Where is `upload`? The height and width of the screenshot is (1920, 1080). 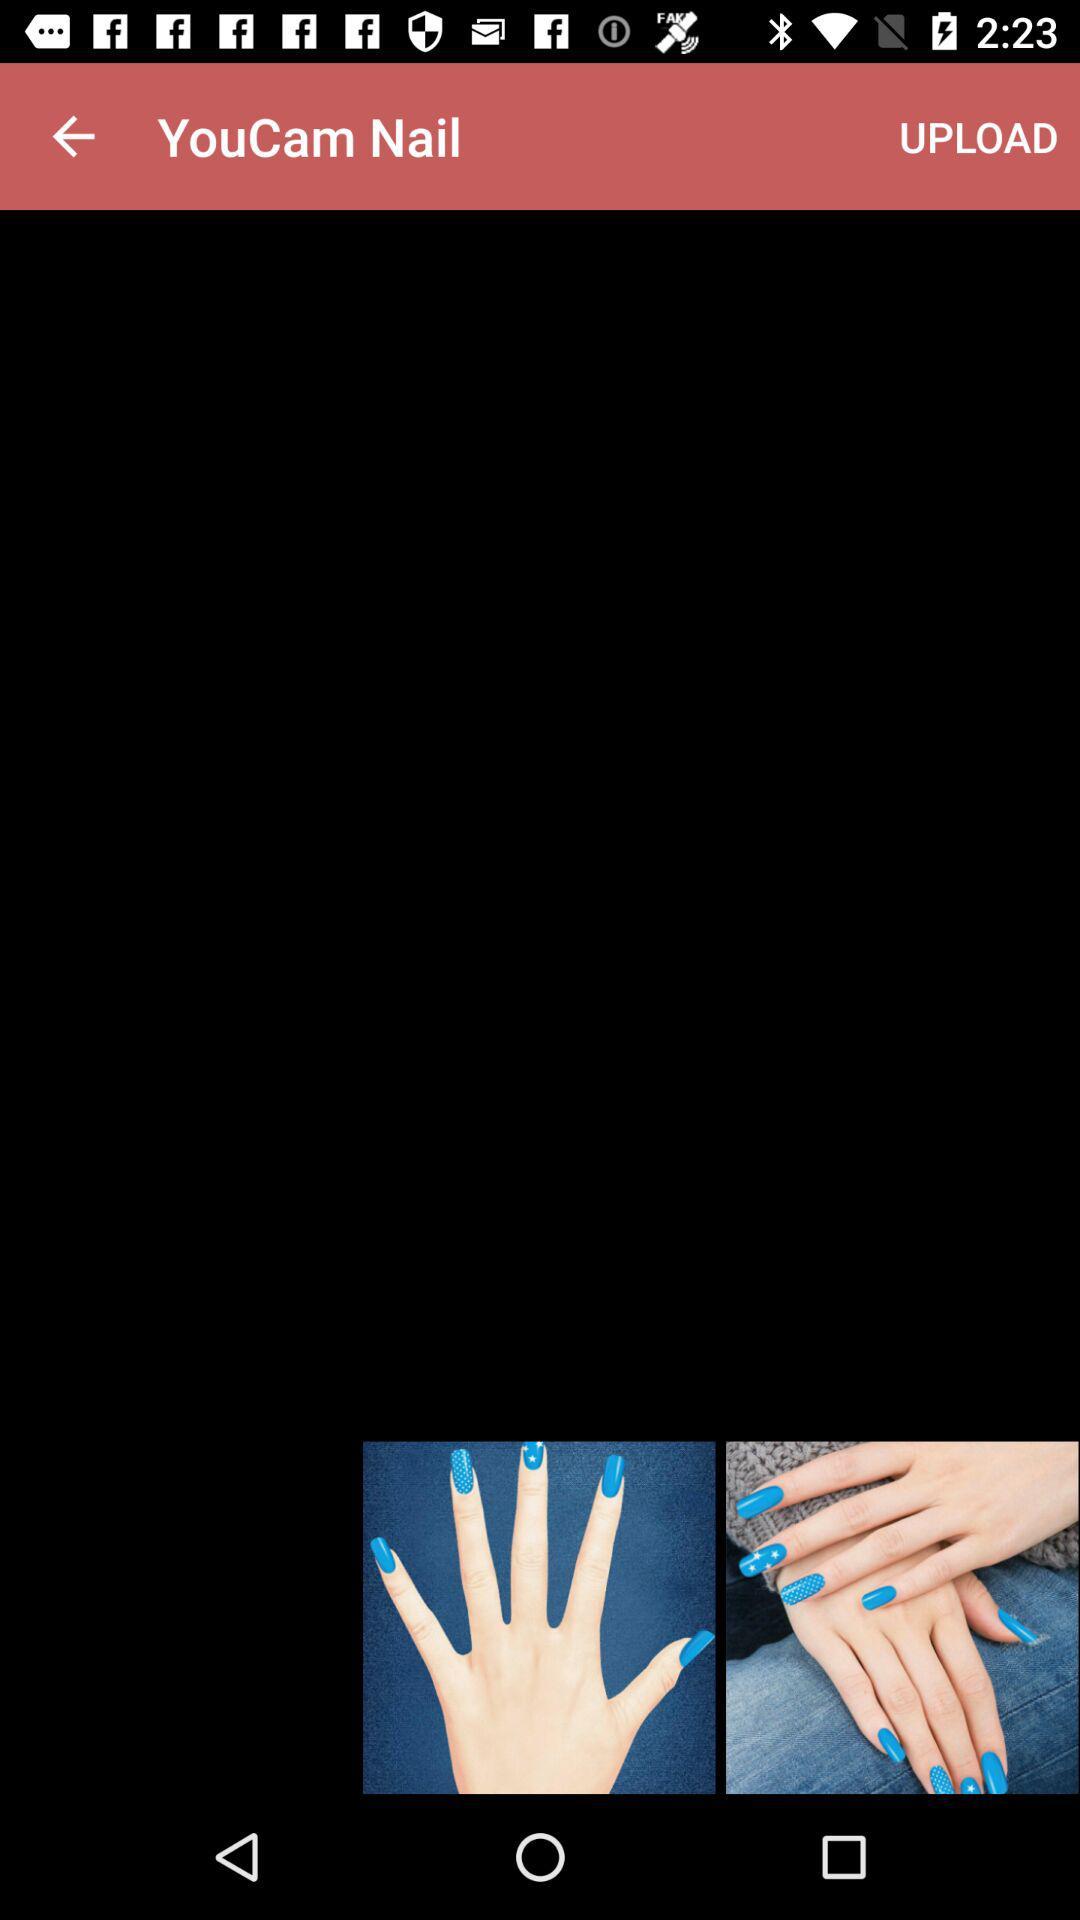
upload is located at coordinates (978, 135).